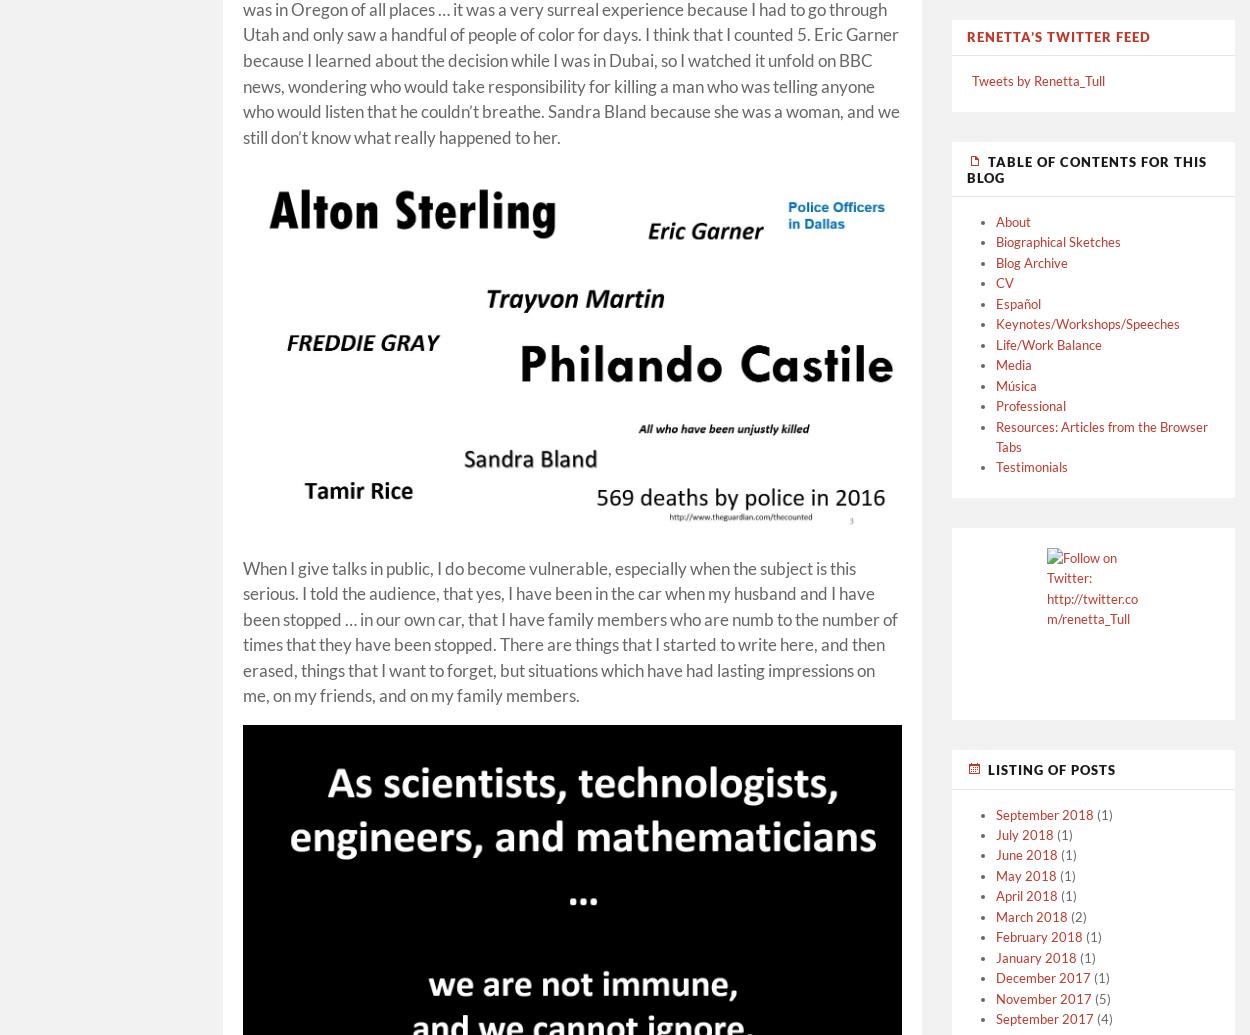 This screenshot has width=1250, height=1035. Describe the element at coordinates (1059, 36) in the screenshot. I see `'Renetta’s Twitter Feed'` at that location.